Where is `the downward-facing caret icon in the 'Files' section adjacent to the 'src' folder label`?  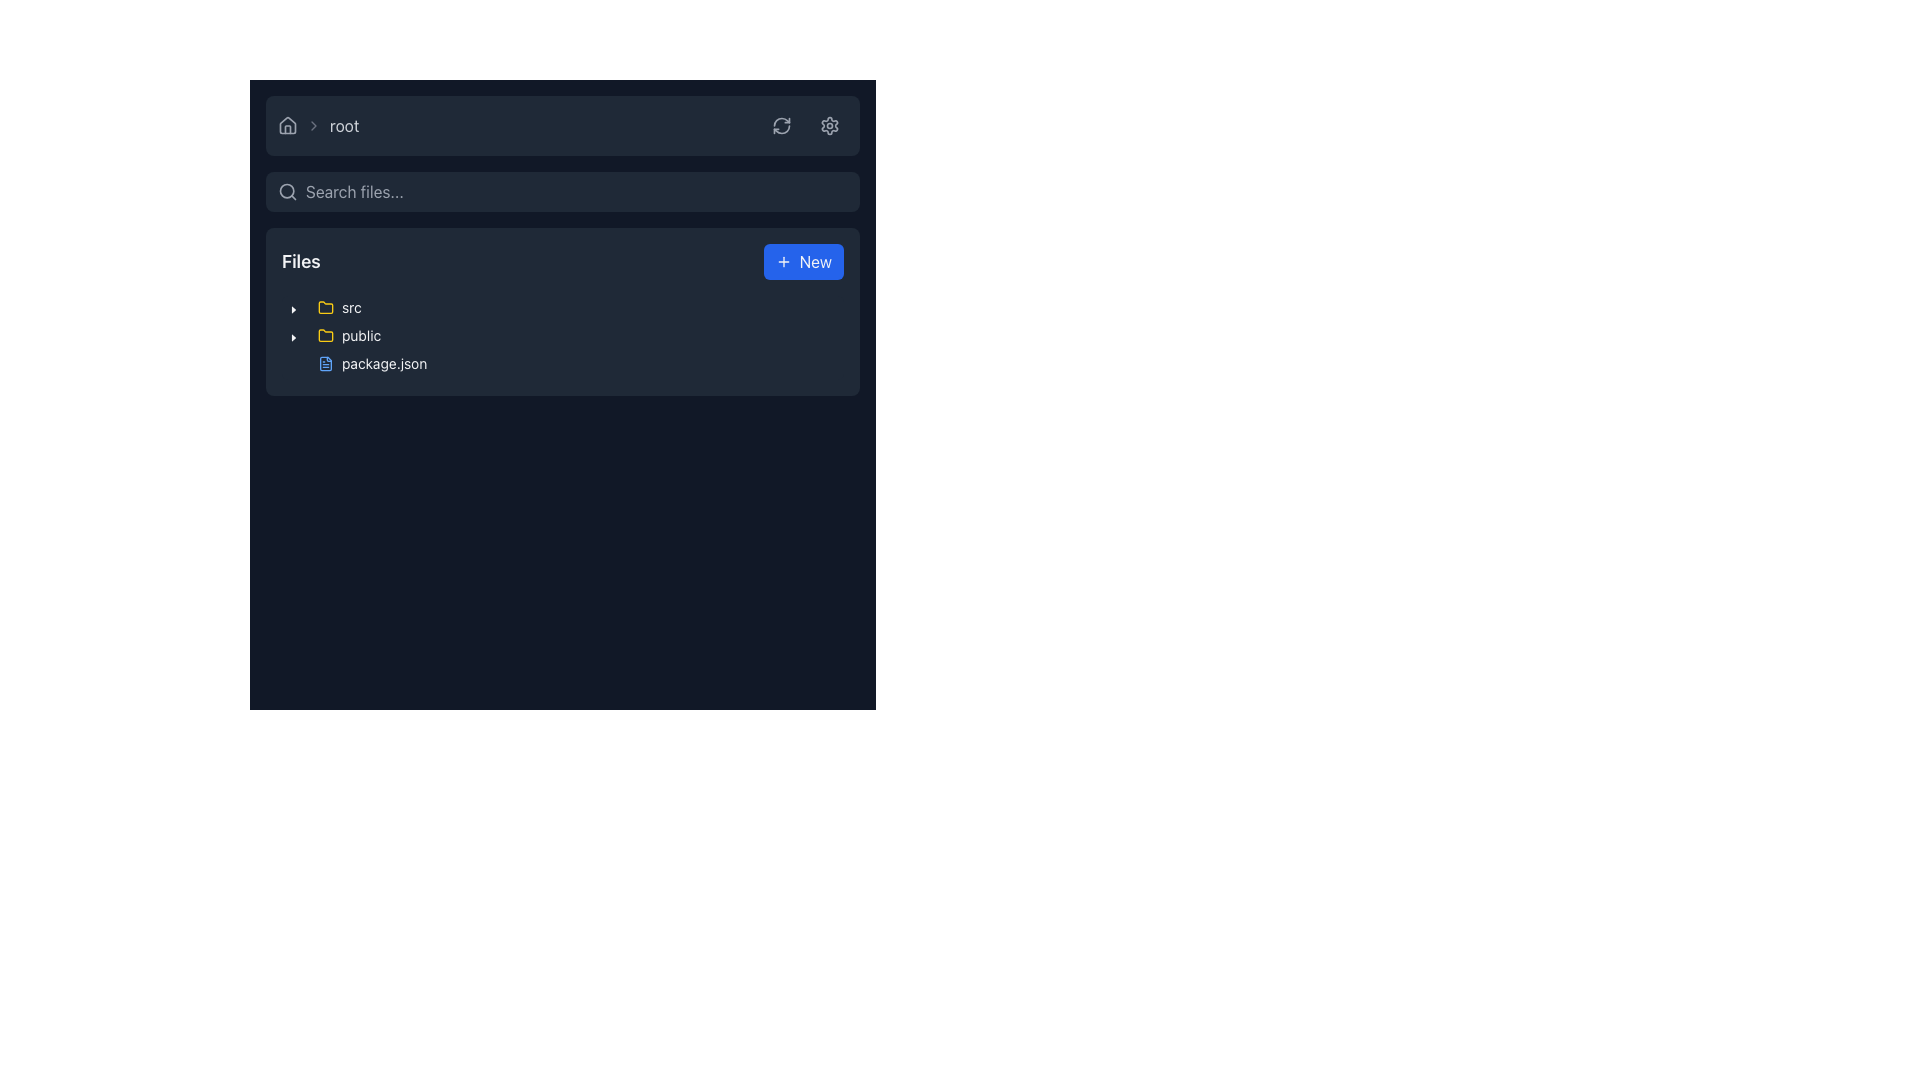 the downward-facing caret icon in the 'Files' section adjacent to the 'src' folder label is located at coordinates (292, 337).